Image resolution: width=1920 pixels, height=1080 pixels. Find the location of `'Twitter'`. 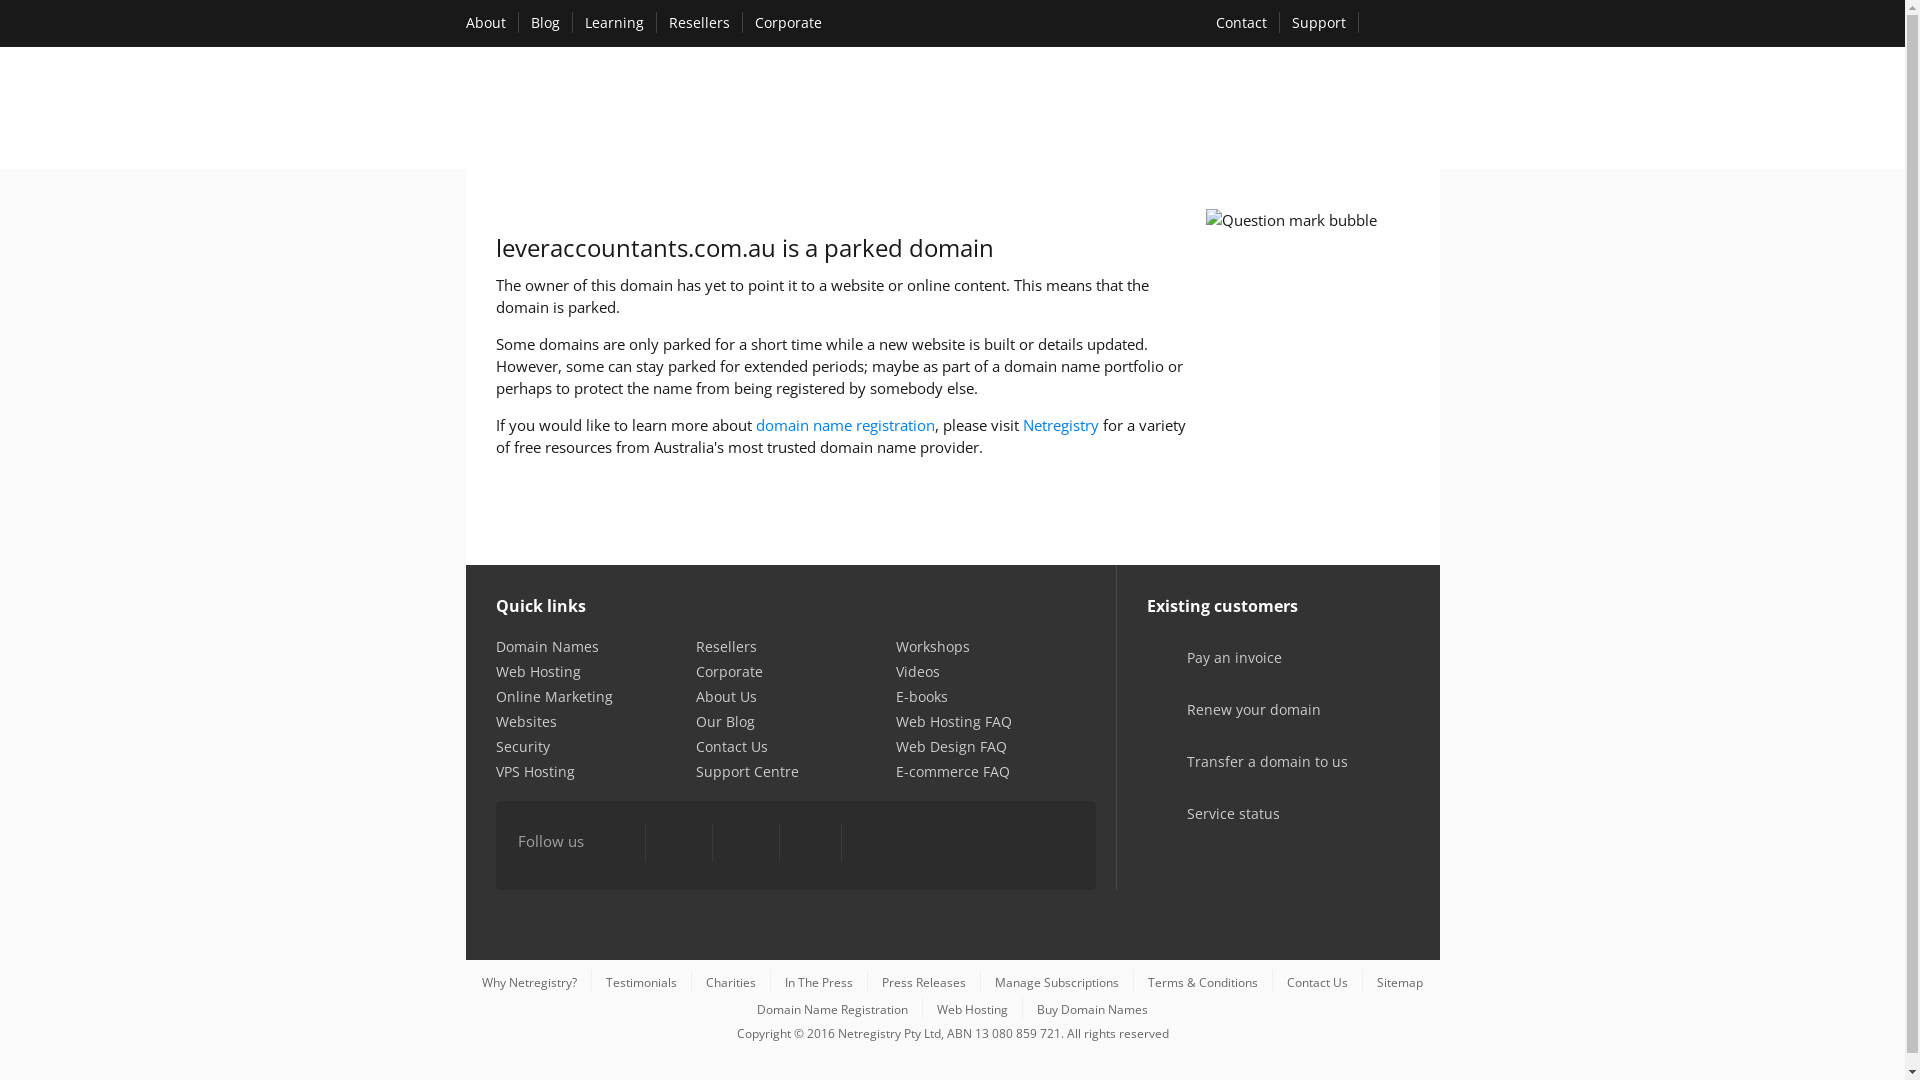

'Twitter' is located at coordinates (678, 843).